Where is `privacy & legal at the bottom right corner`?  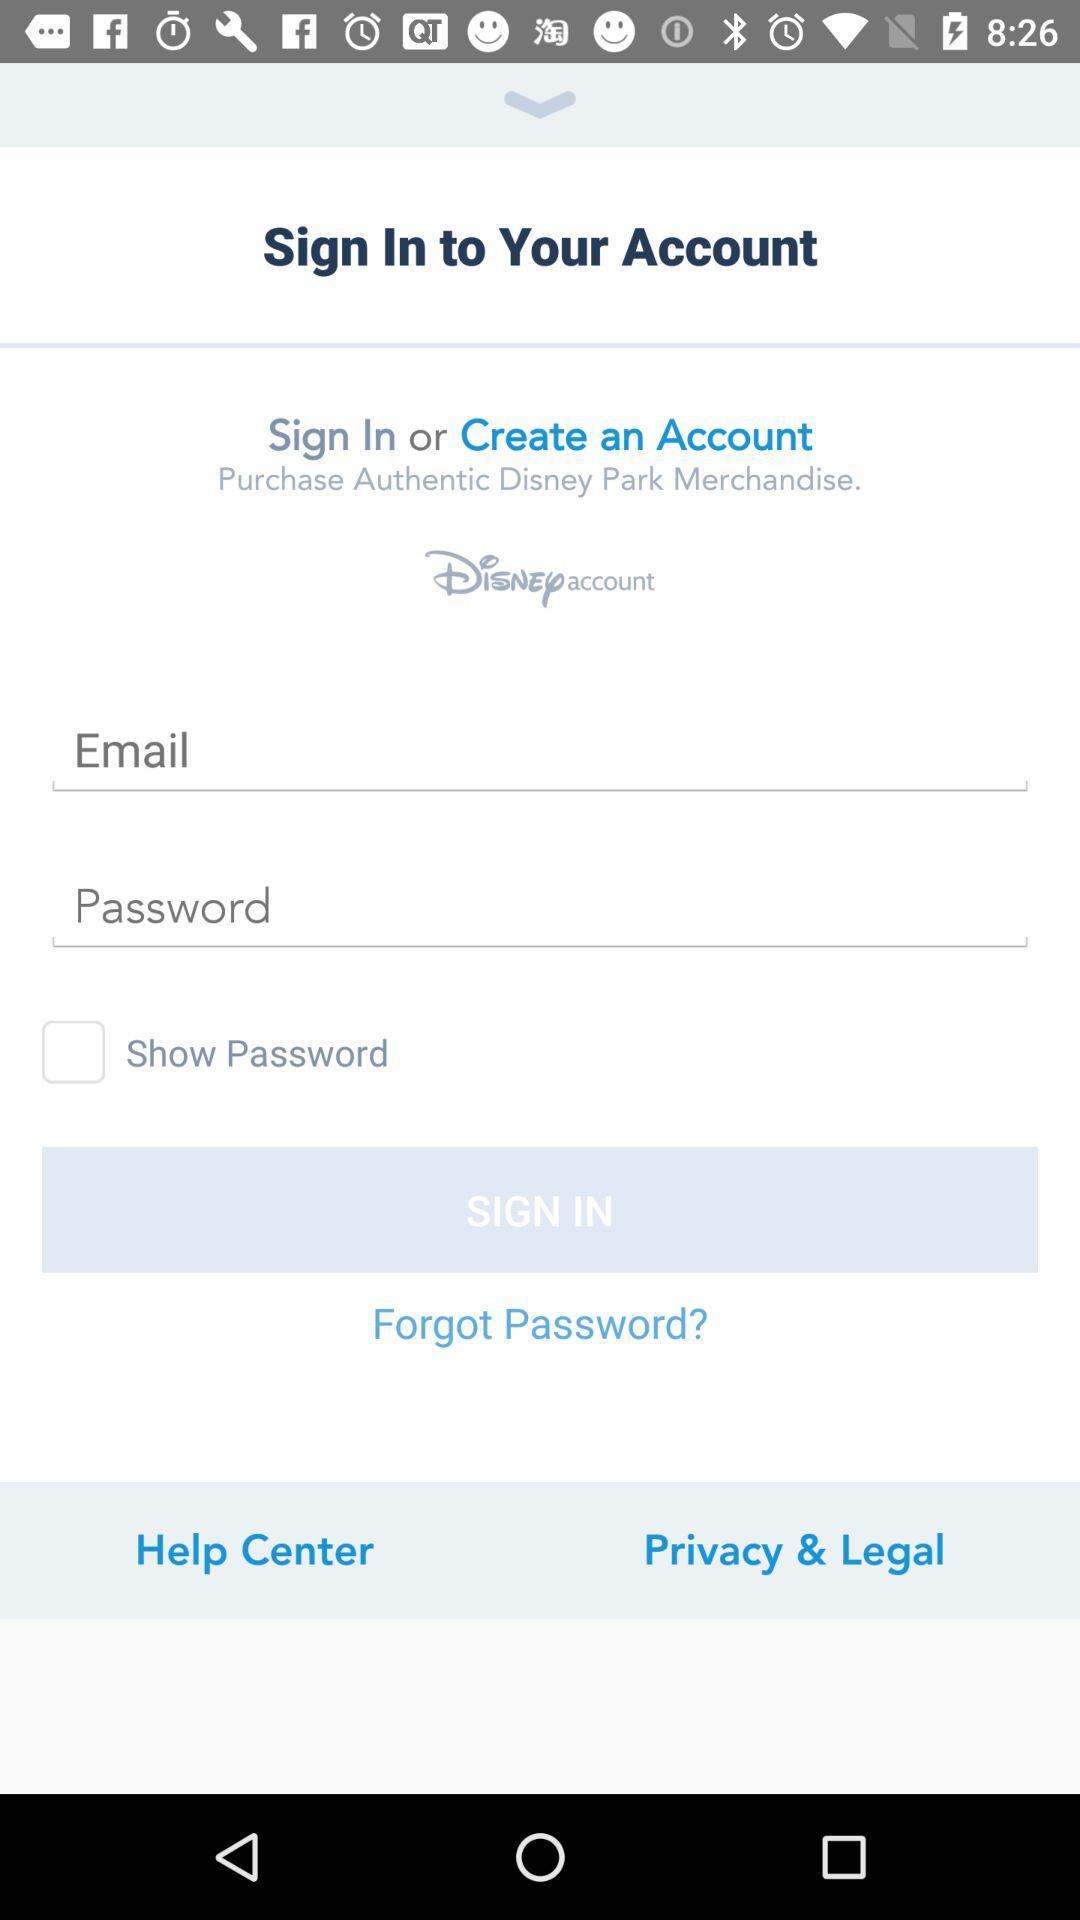
privacy & legal at the bottom right corner is located at coordinates (793, 1549).